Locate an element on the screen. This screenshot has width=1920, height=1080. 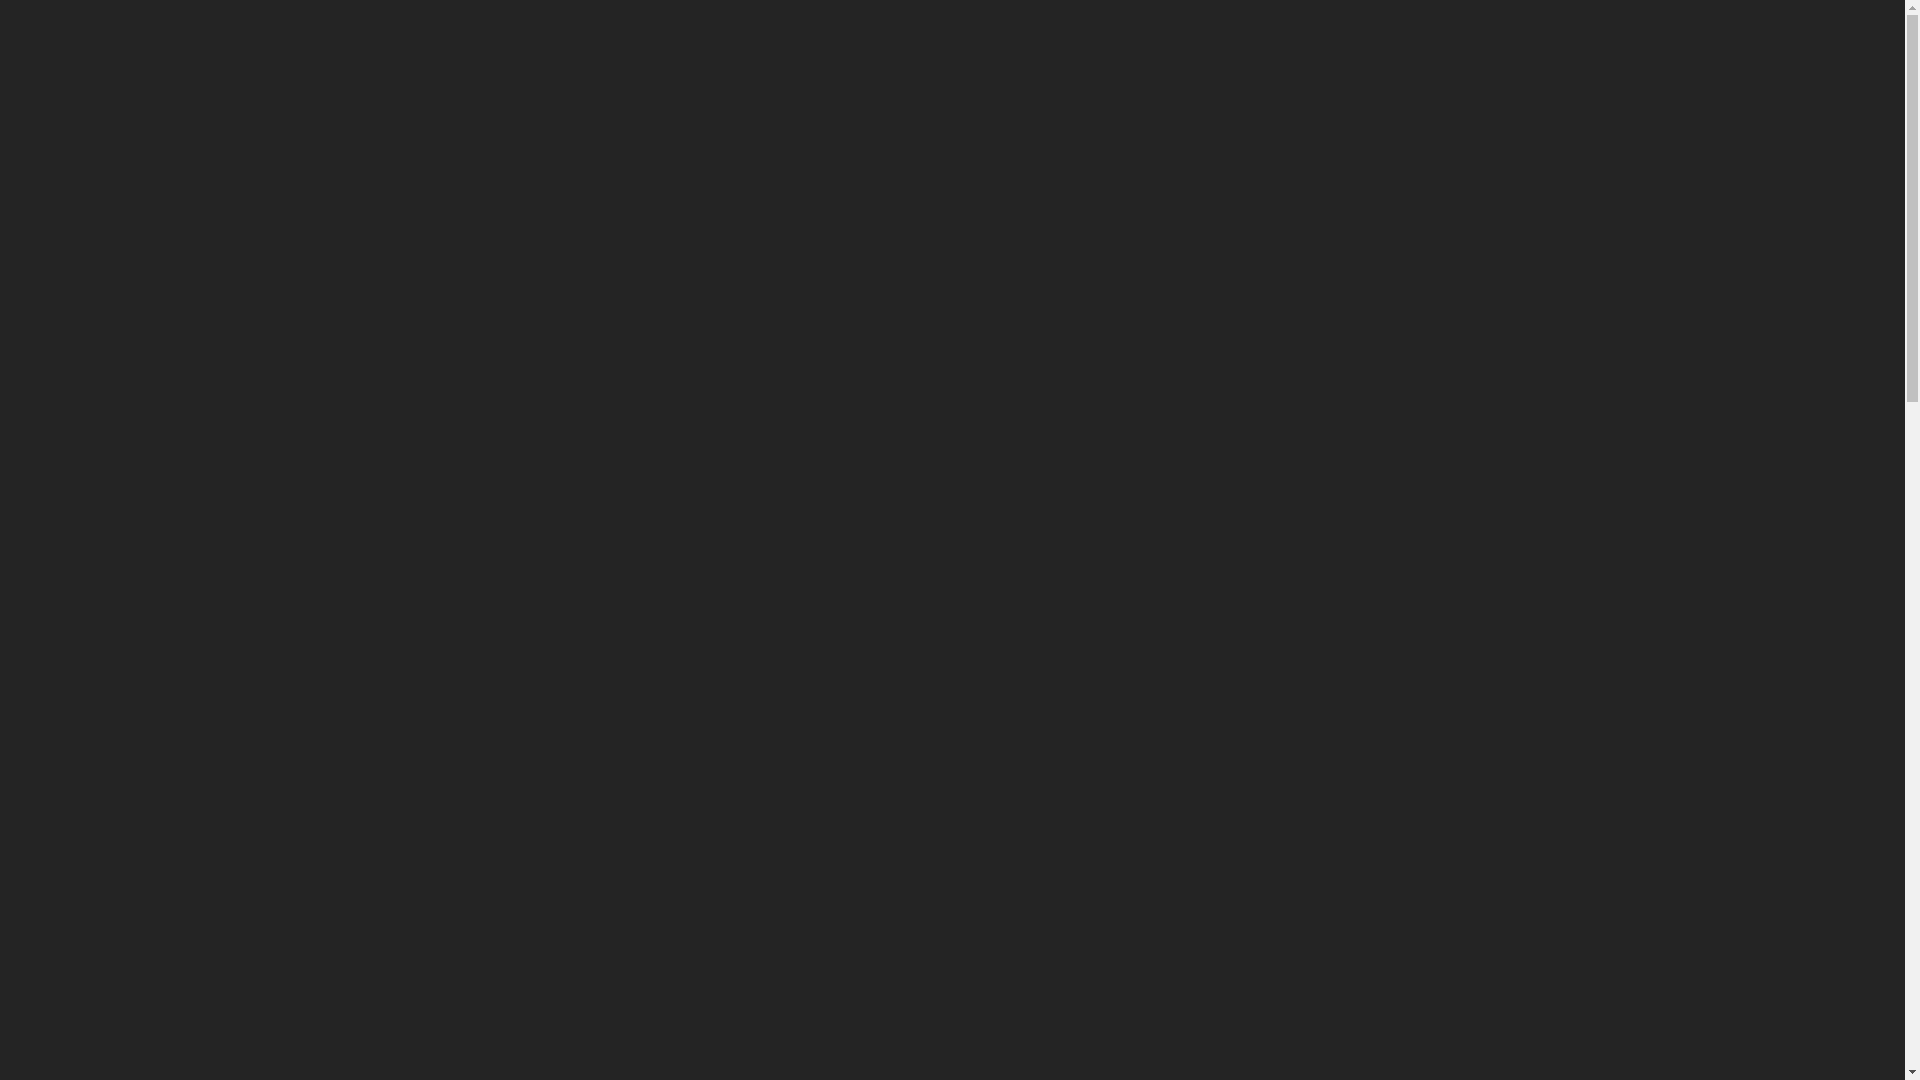
' ' is located at coordinates (1866, 393).